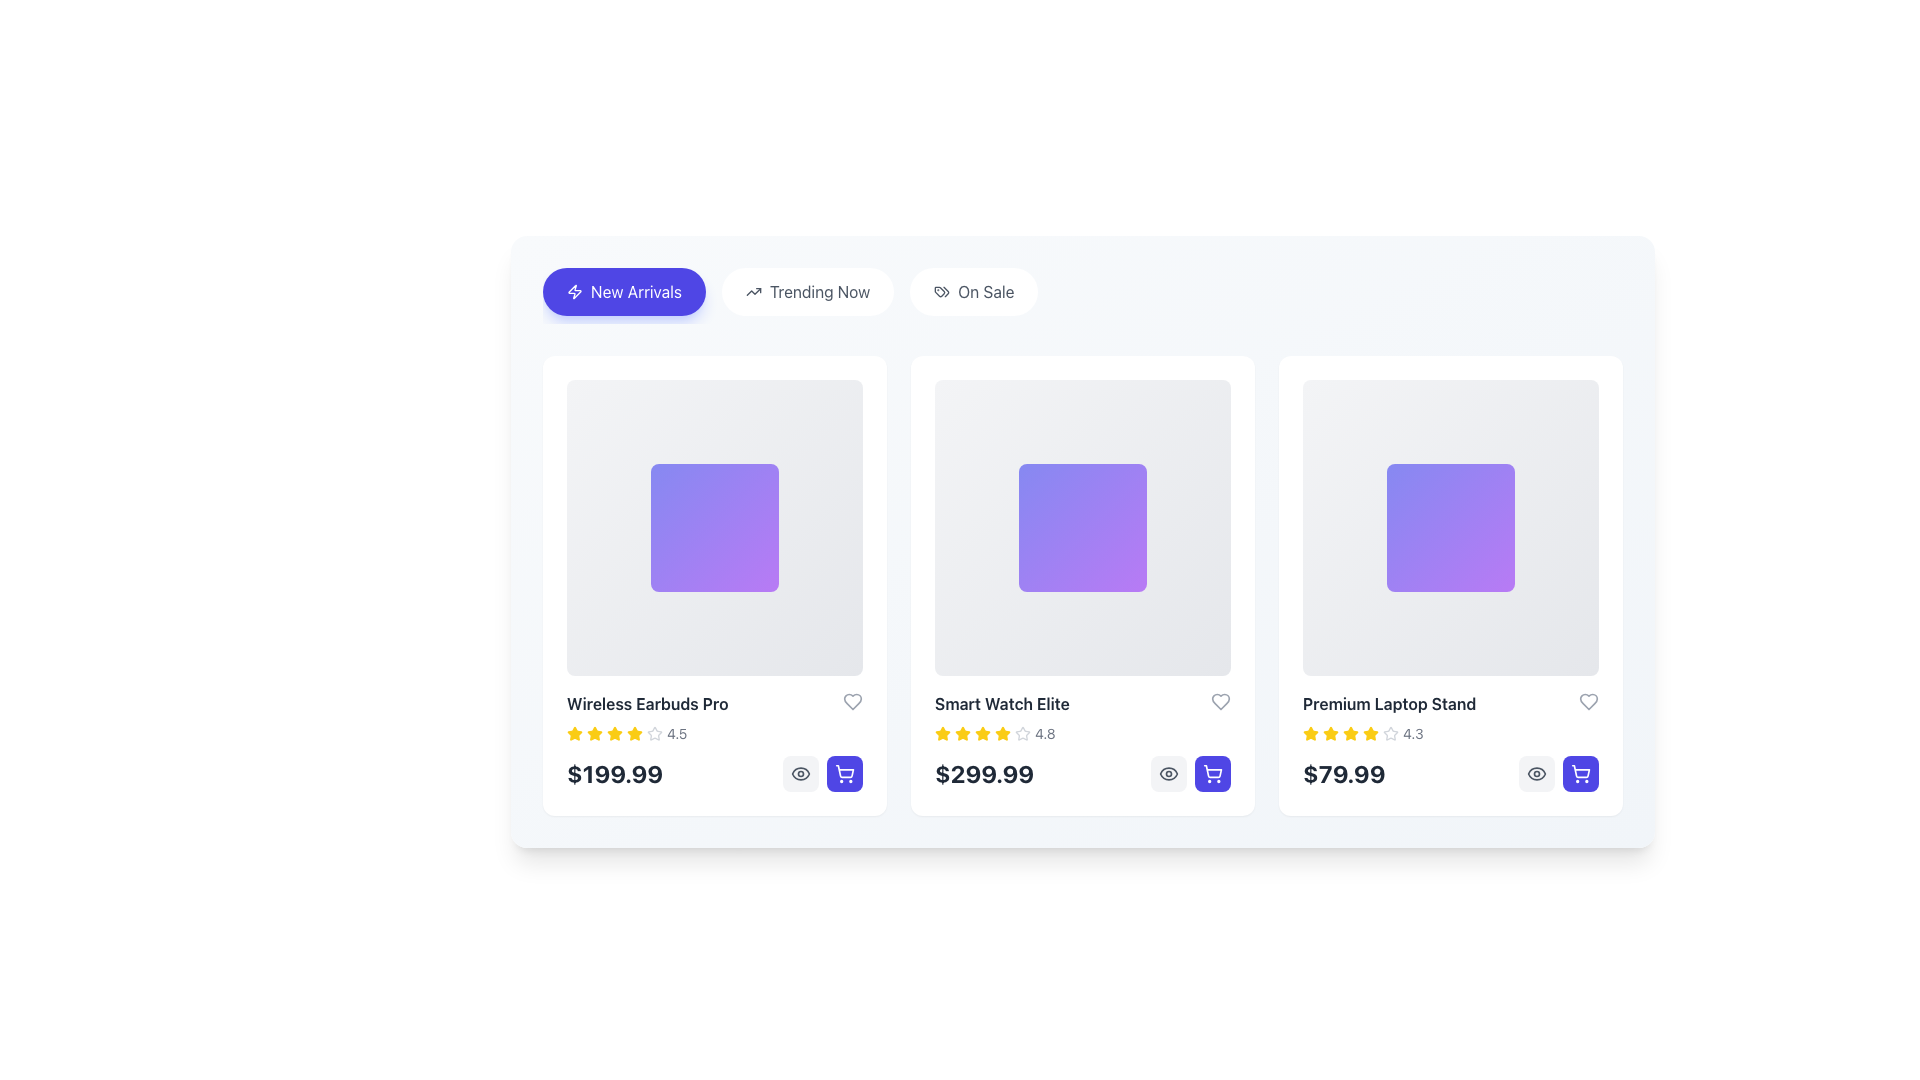  I want to click on the heart icon in the upper right corner of the 'Wireless Earbuds Pro' product card, so click(853, 701).